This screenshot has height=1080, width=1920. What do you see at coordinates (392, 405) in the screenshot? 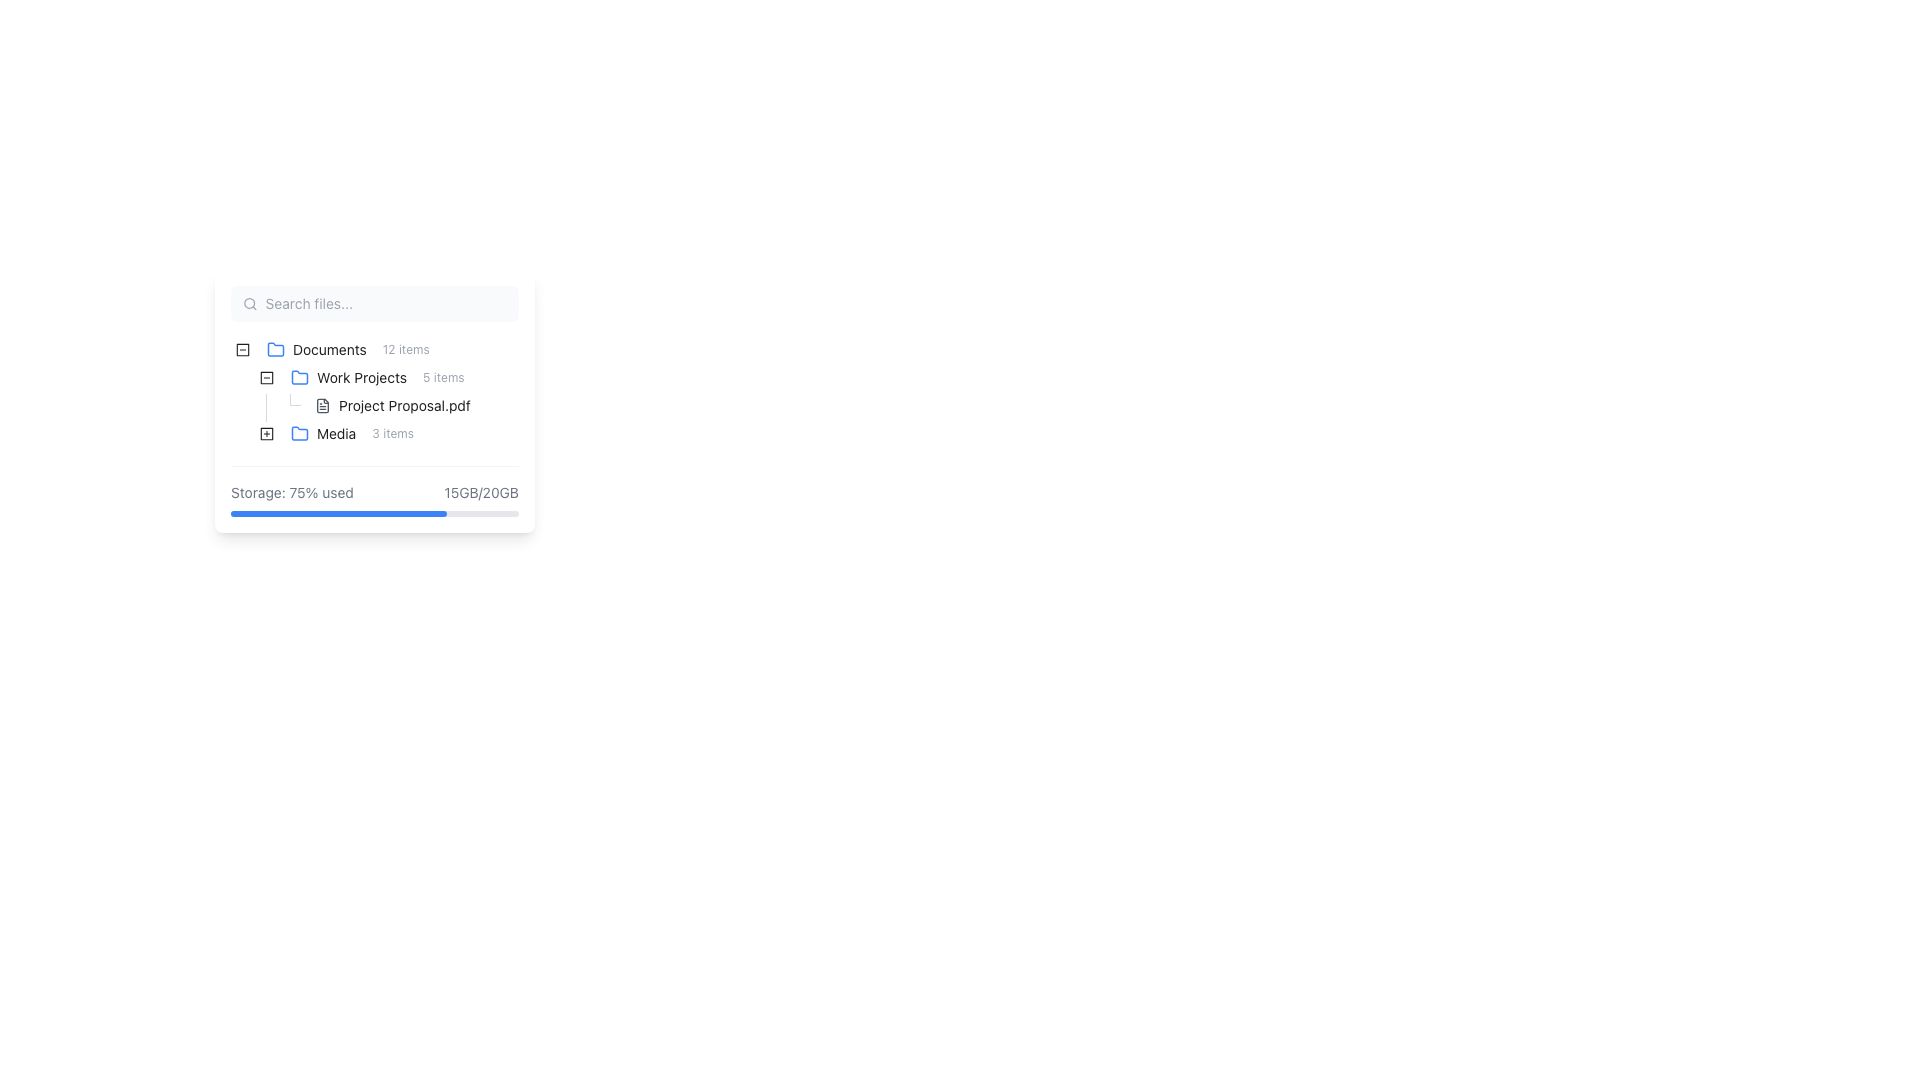
I see `the 'Project Proposal.pdf' file representation label with icon` at bounding box center [392, 405].